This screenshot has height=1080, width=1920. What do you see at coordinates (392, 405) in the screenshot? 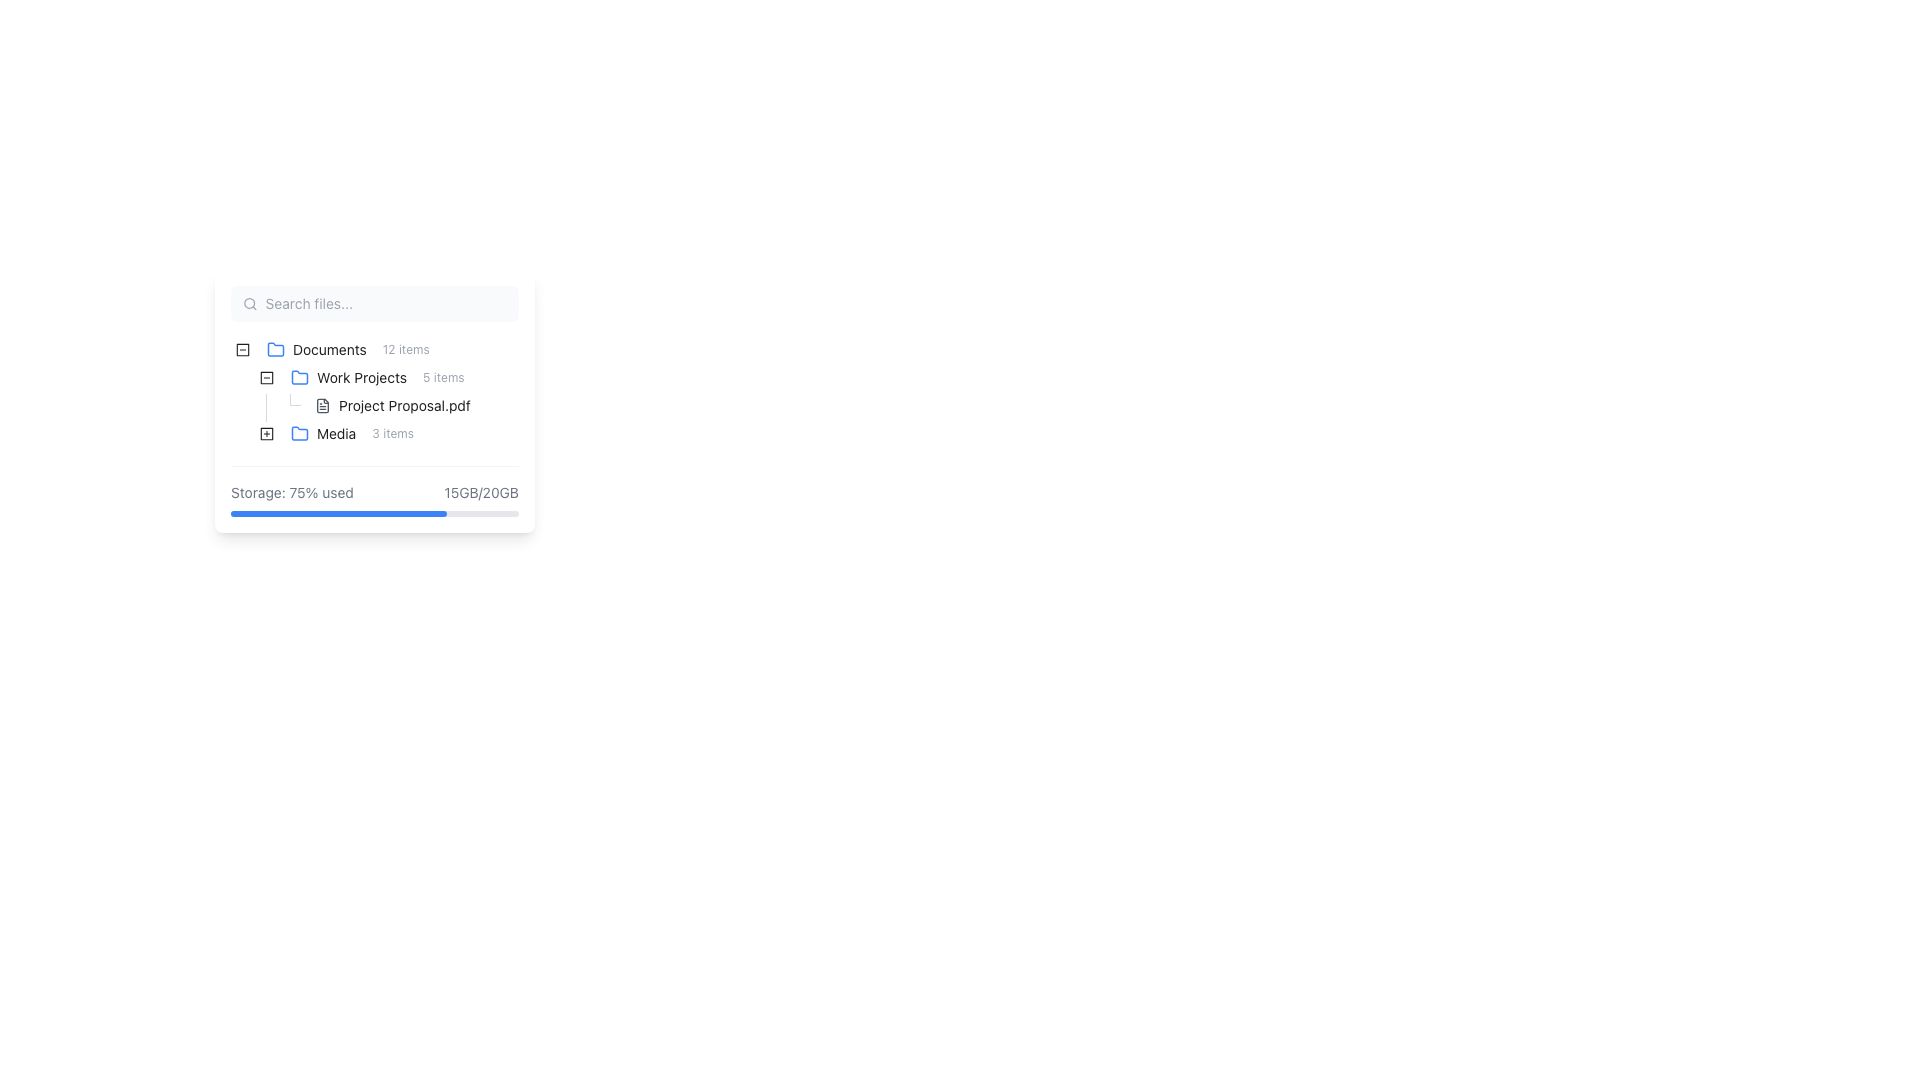
I see `the 'Project Proposal.pdf' file representation label with icon` at bounding box center [392, 405].